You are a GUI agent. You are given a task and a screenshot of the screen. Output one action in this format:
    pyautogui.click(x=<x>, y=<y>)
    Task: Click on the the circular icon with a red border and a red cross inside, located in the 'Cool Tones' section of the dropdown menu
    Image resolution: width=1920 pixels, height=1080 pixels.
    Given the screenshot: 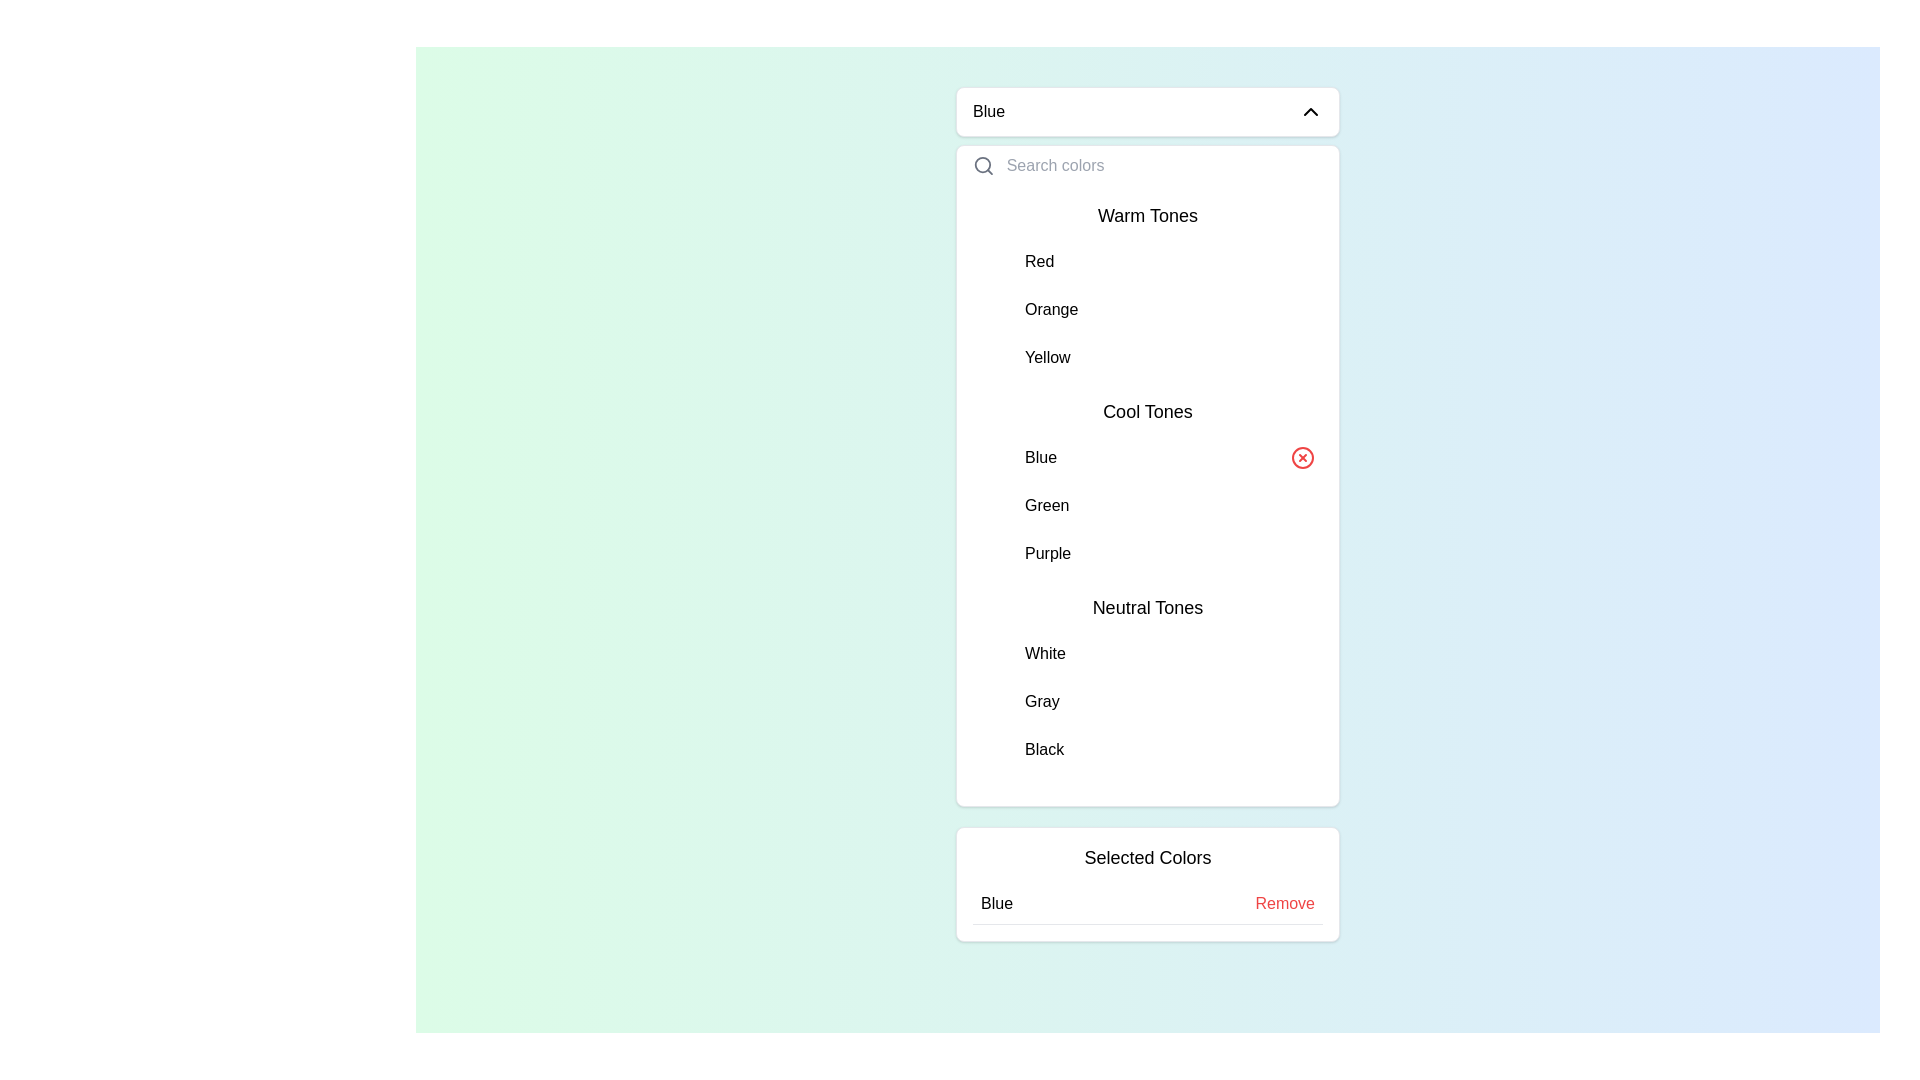 What is the action you would take?
    pyautogui.click(x=1302, y=458)
    